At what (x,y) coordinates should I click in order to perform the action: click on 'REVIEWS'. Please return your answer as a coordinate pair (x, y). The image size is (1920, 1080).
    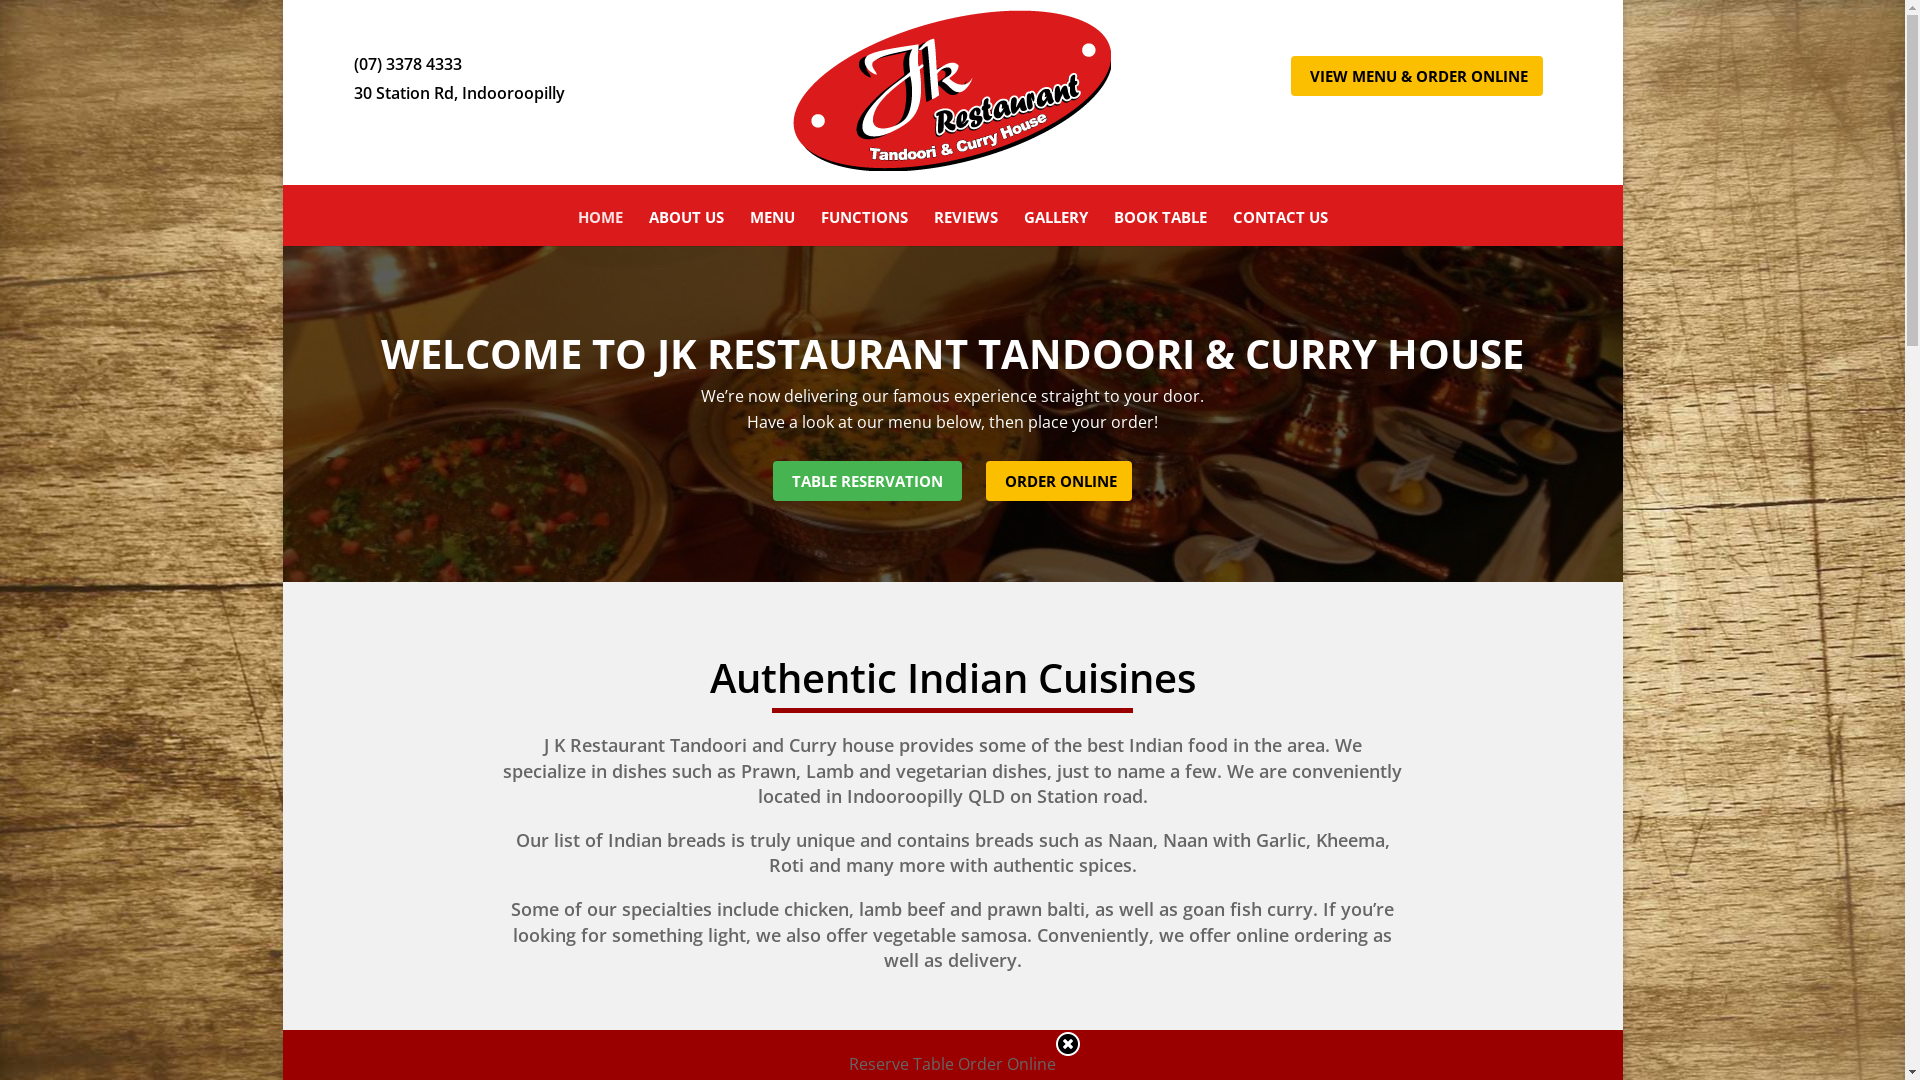
    Looking at the image, I should click on (965, 226).